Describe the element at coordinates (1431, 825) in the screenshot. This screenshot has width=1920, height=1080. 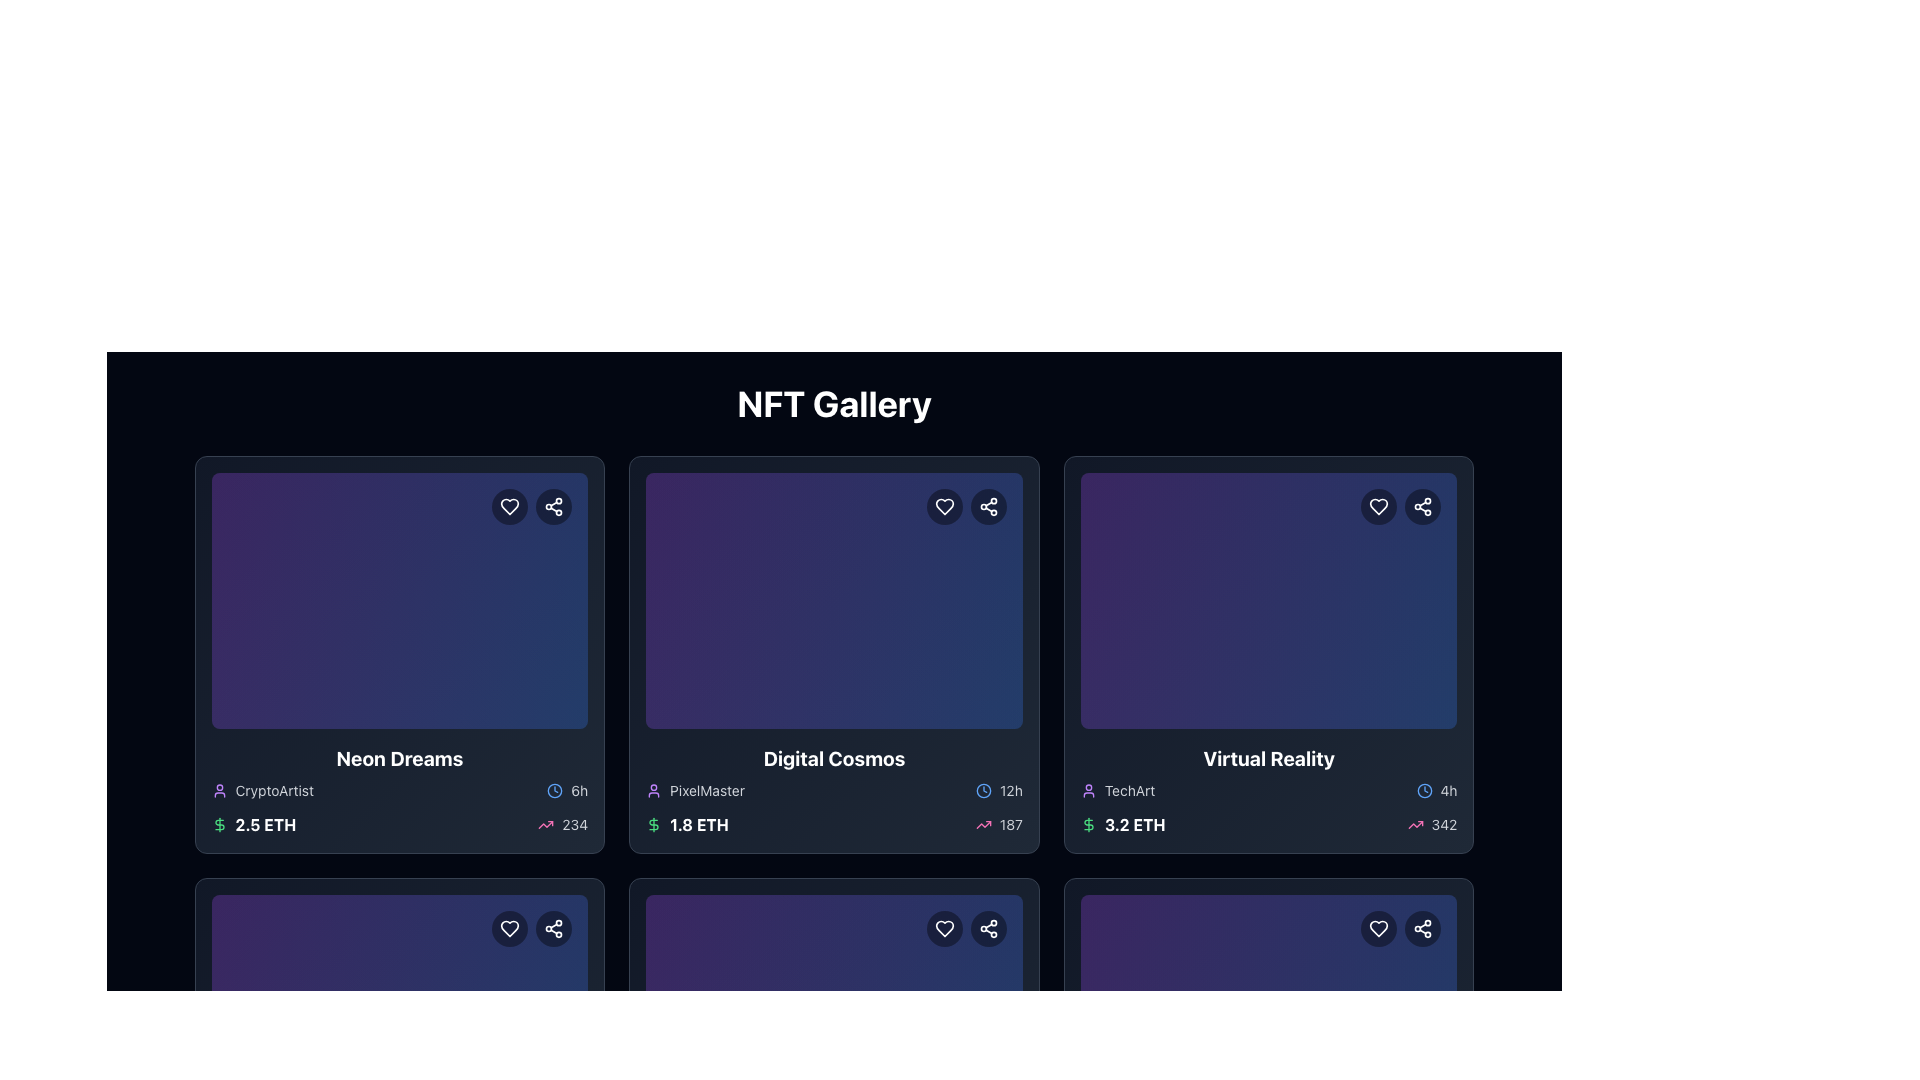
I see `the text label displaying the number '342' with an adjacent pink upward trending icon, located in the bottom-right section of the 'Virtual Reality' card` at that location.